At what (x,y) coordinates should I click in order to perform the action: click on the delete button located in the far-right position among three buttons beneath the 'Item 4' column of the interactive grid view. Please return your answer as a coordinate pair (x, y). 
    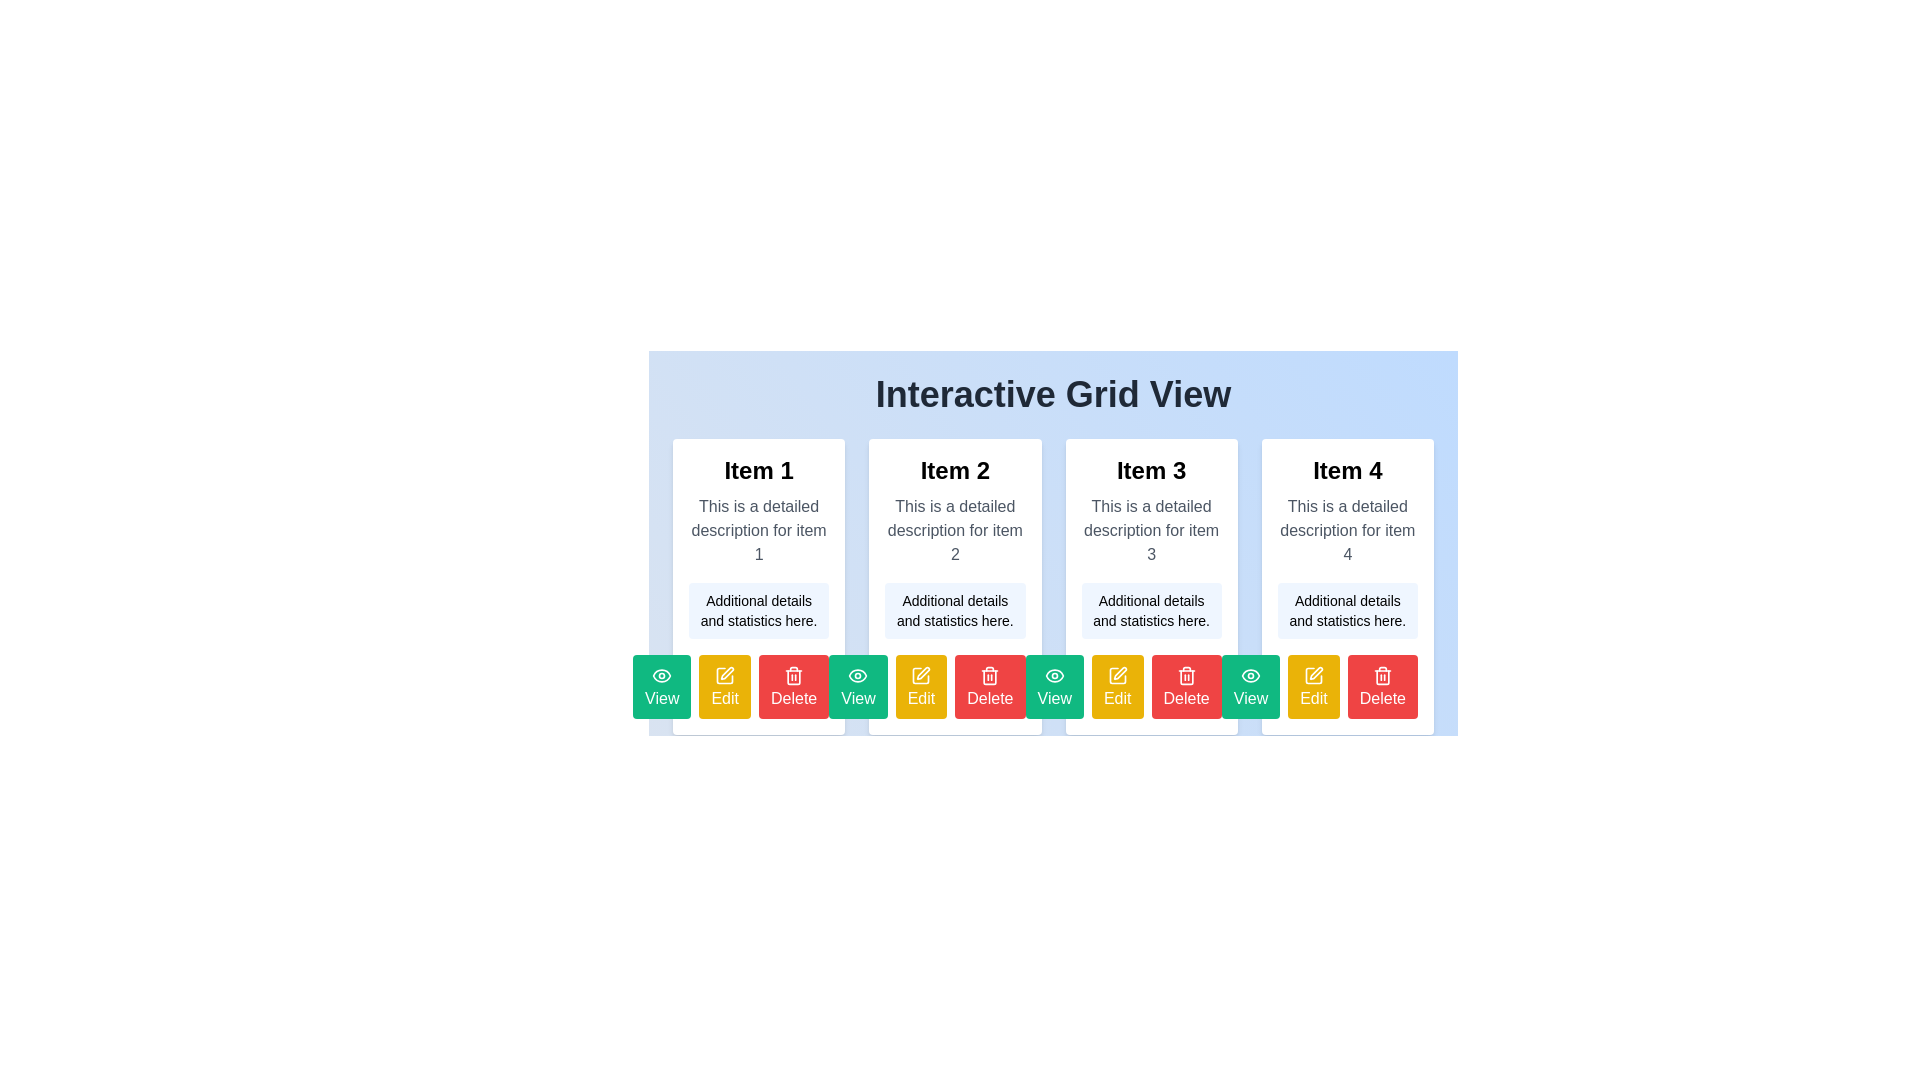
    Looking at the image, I should click on (793, 1006).